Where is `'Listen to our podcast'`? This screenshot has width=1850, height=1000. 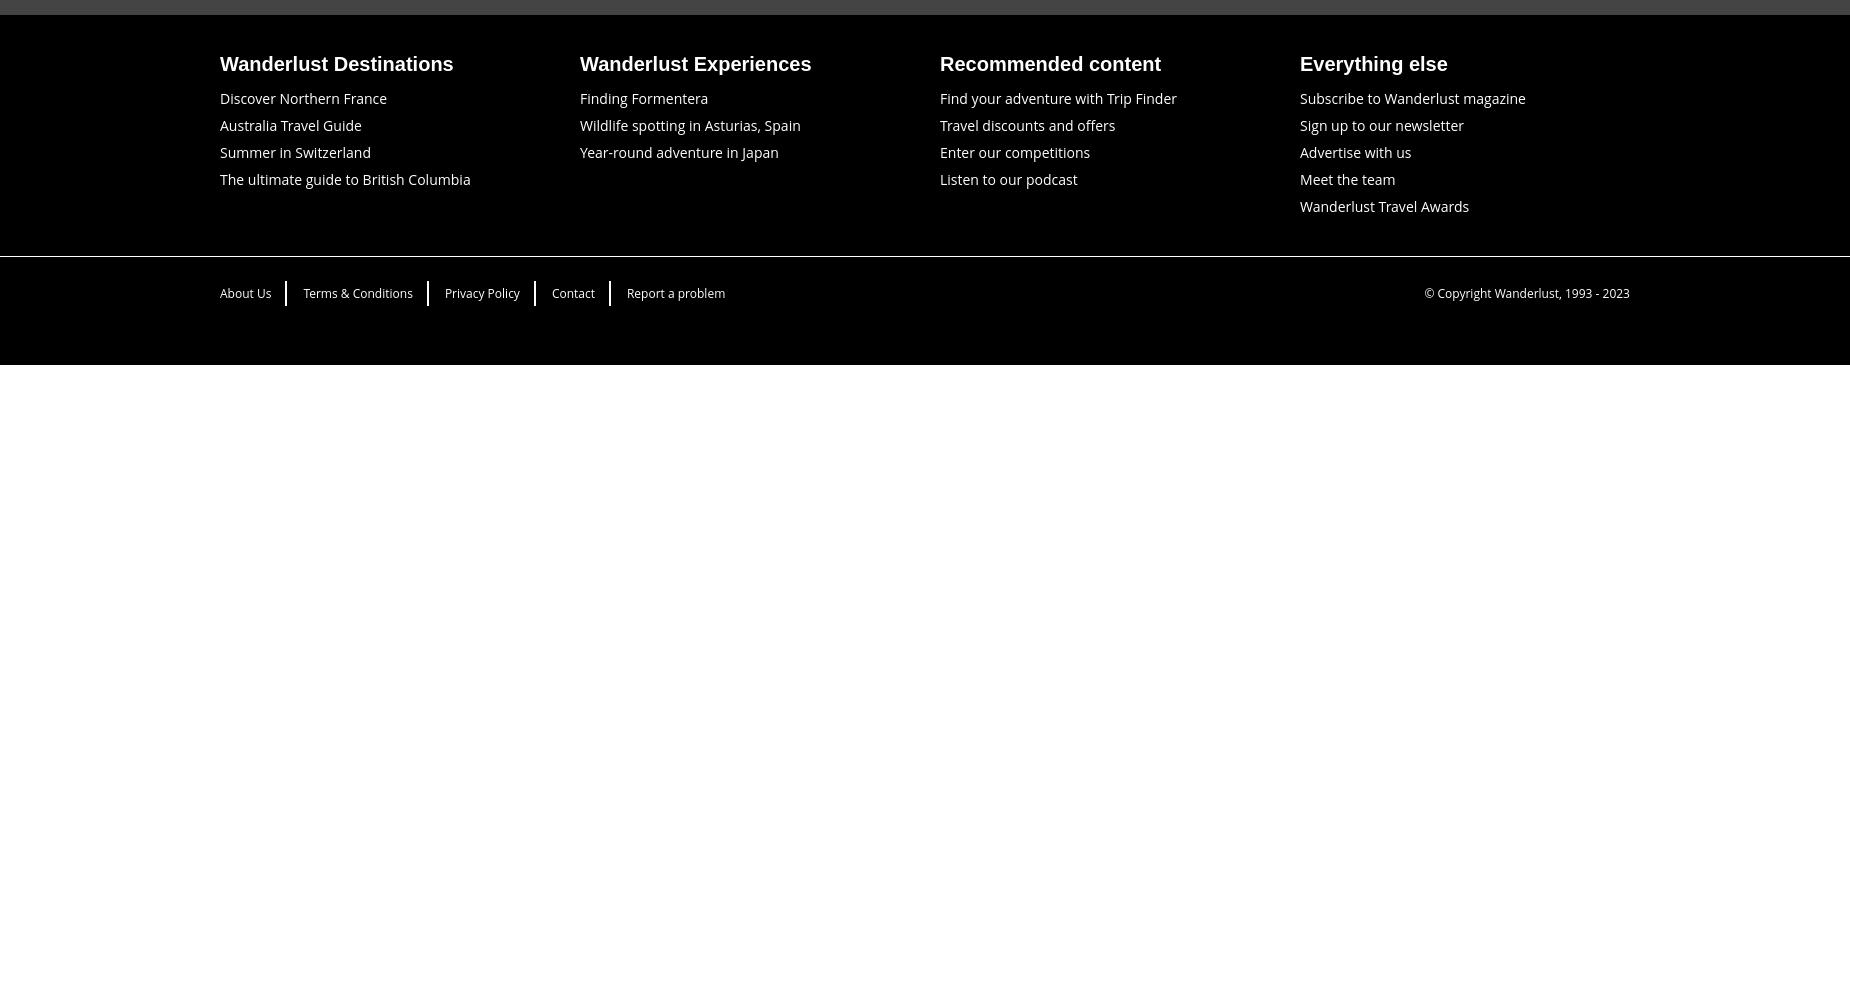 'Listen to our podcast' is located at coordinates (1007, 178).